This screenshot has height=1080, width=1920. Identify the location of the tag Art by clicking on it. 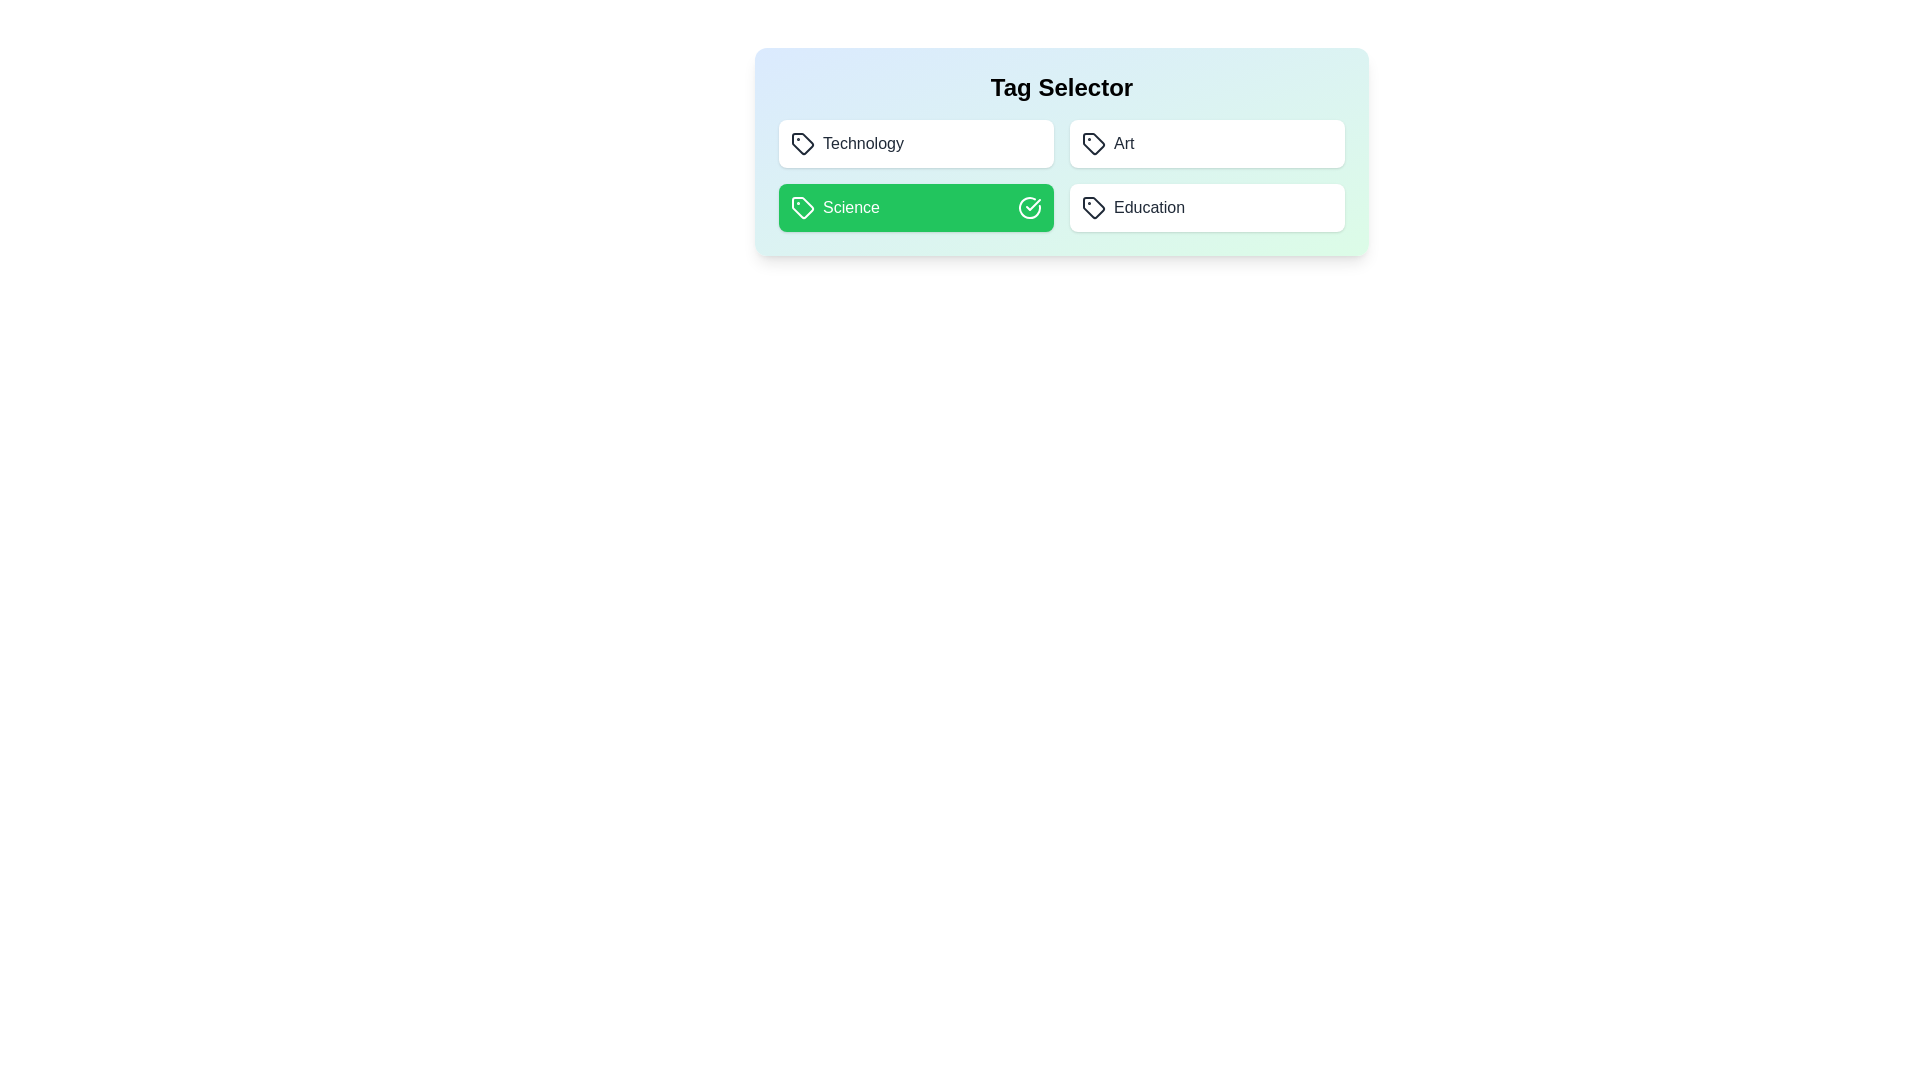
(1206, 142).